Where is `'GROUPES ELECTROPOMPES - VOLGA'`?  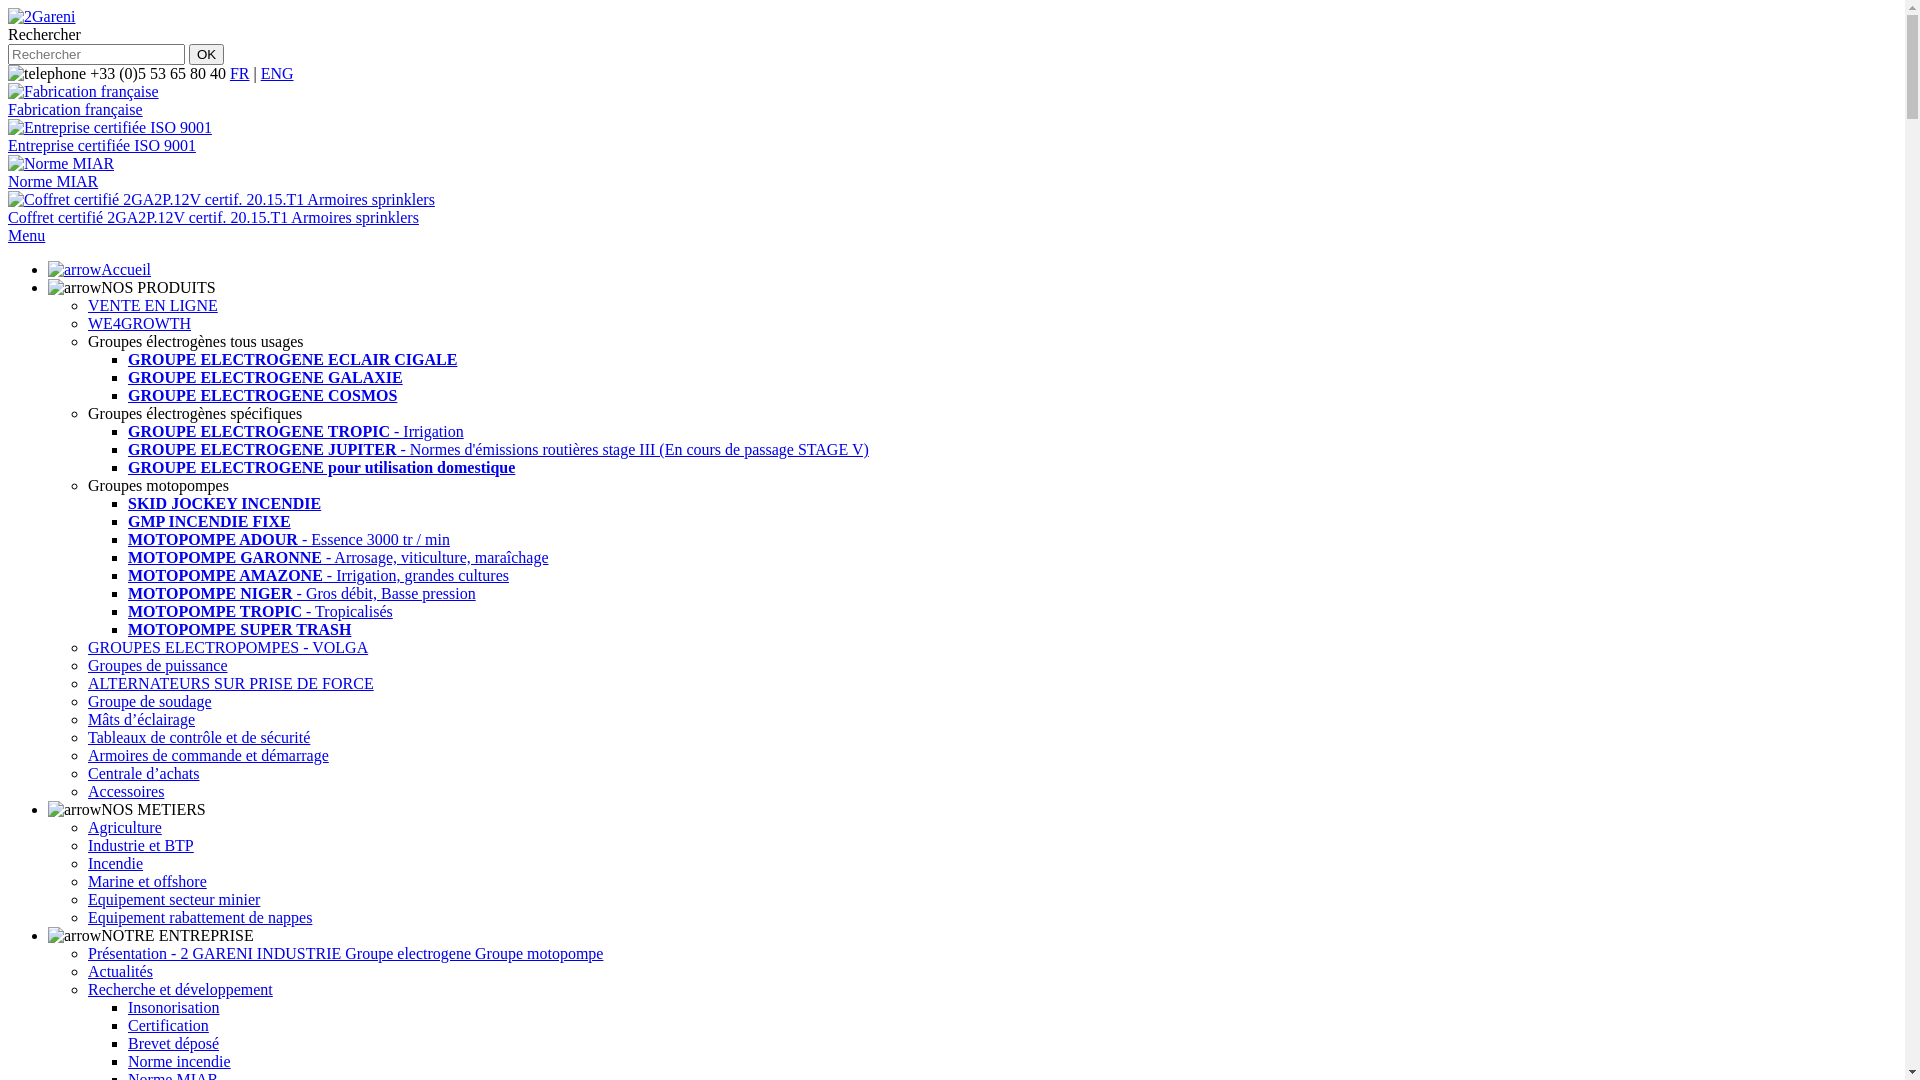
'GROUPES ELECTROPOMPES - VOLGA' is located at coordinates (228, 647).